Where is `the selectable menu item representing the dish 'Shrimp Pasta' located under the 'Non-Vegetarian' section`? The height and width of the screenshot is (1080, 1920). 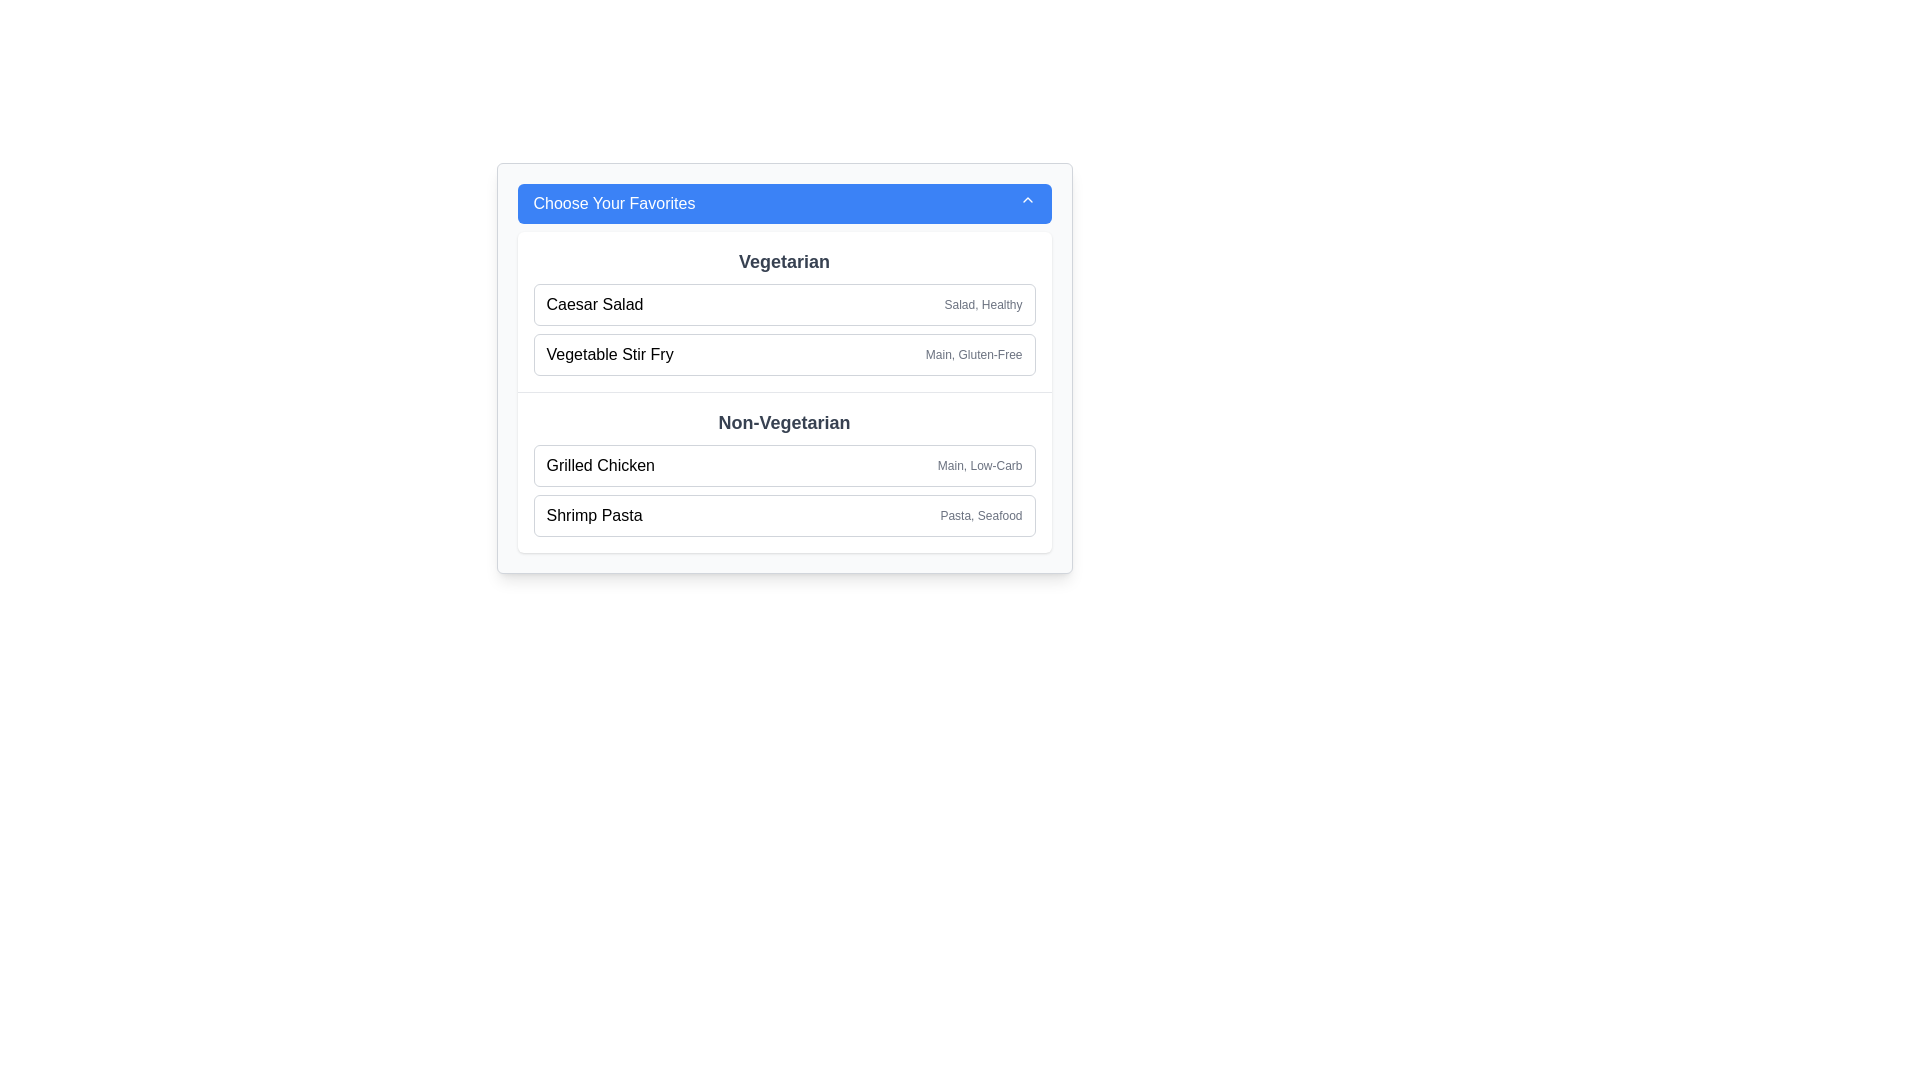 the selectable menu item representing the dish 'Shrimp Pasta' located under the 'Non-Vegetarian' section is located at coordinates (783, 515).